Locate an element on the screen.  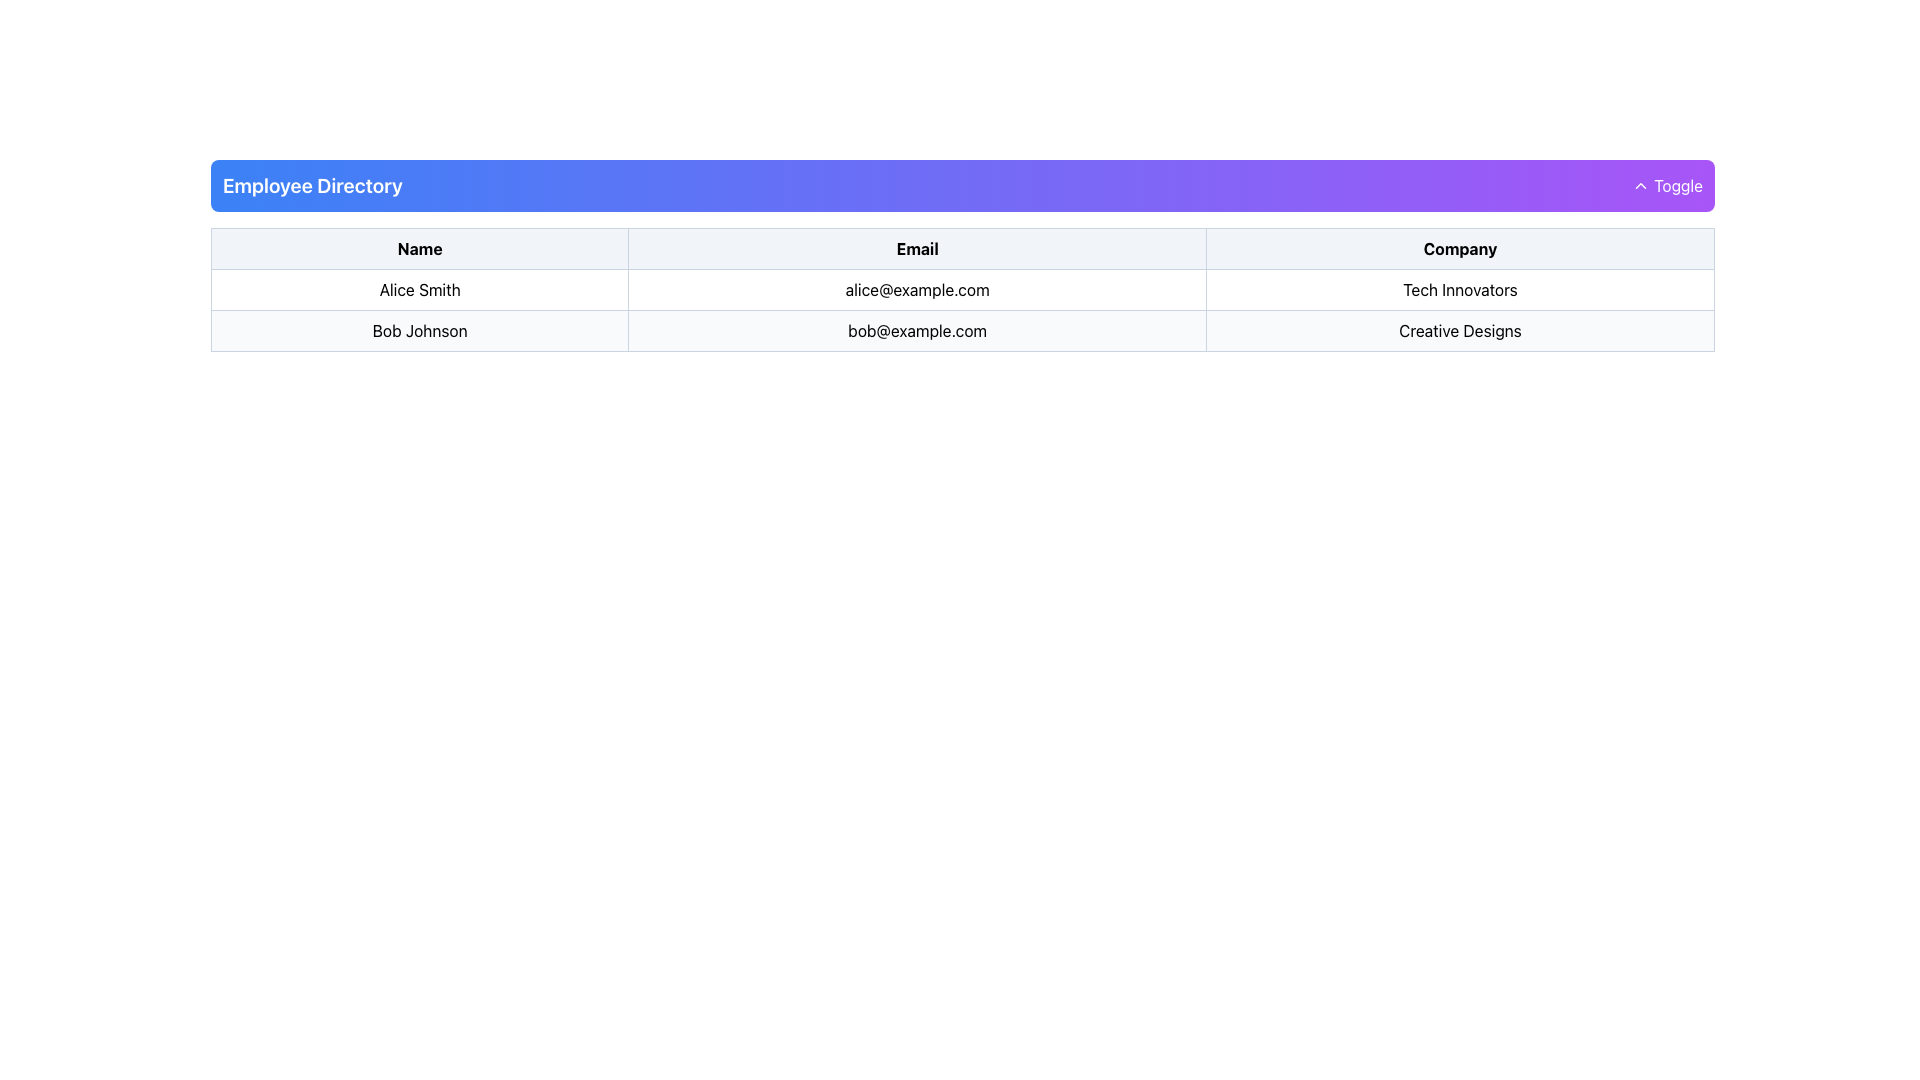
the 'Name' table header, which is the first column header in a table with a light gray background and bold text is located at coordinates (419, 248).